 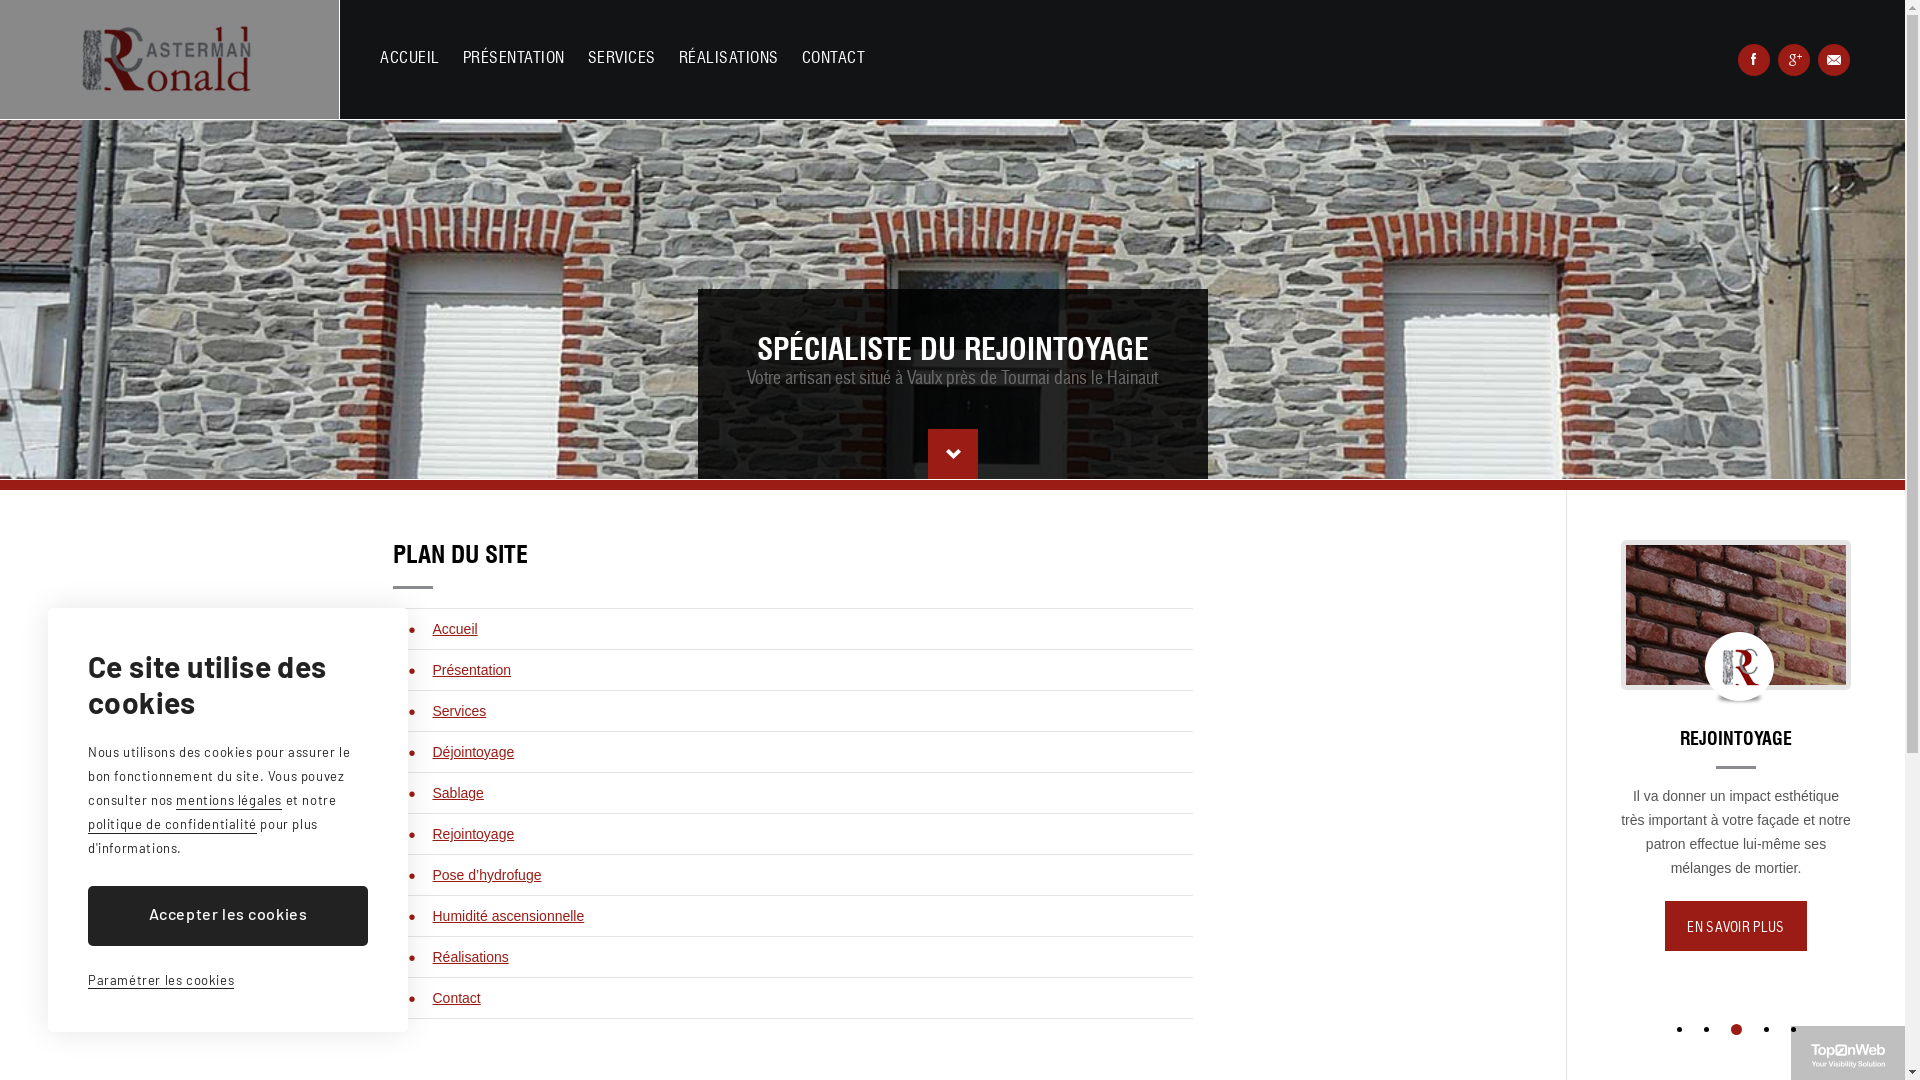 I want to click on '2', so click(x=1708, y=1029).